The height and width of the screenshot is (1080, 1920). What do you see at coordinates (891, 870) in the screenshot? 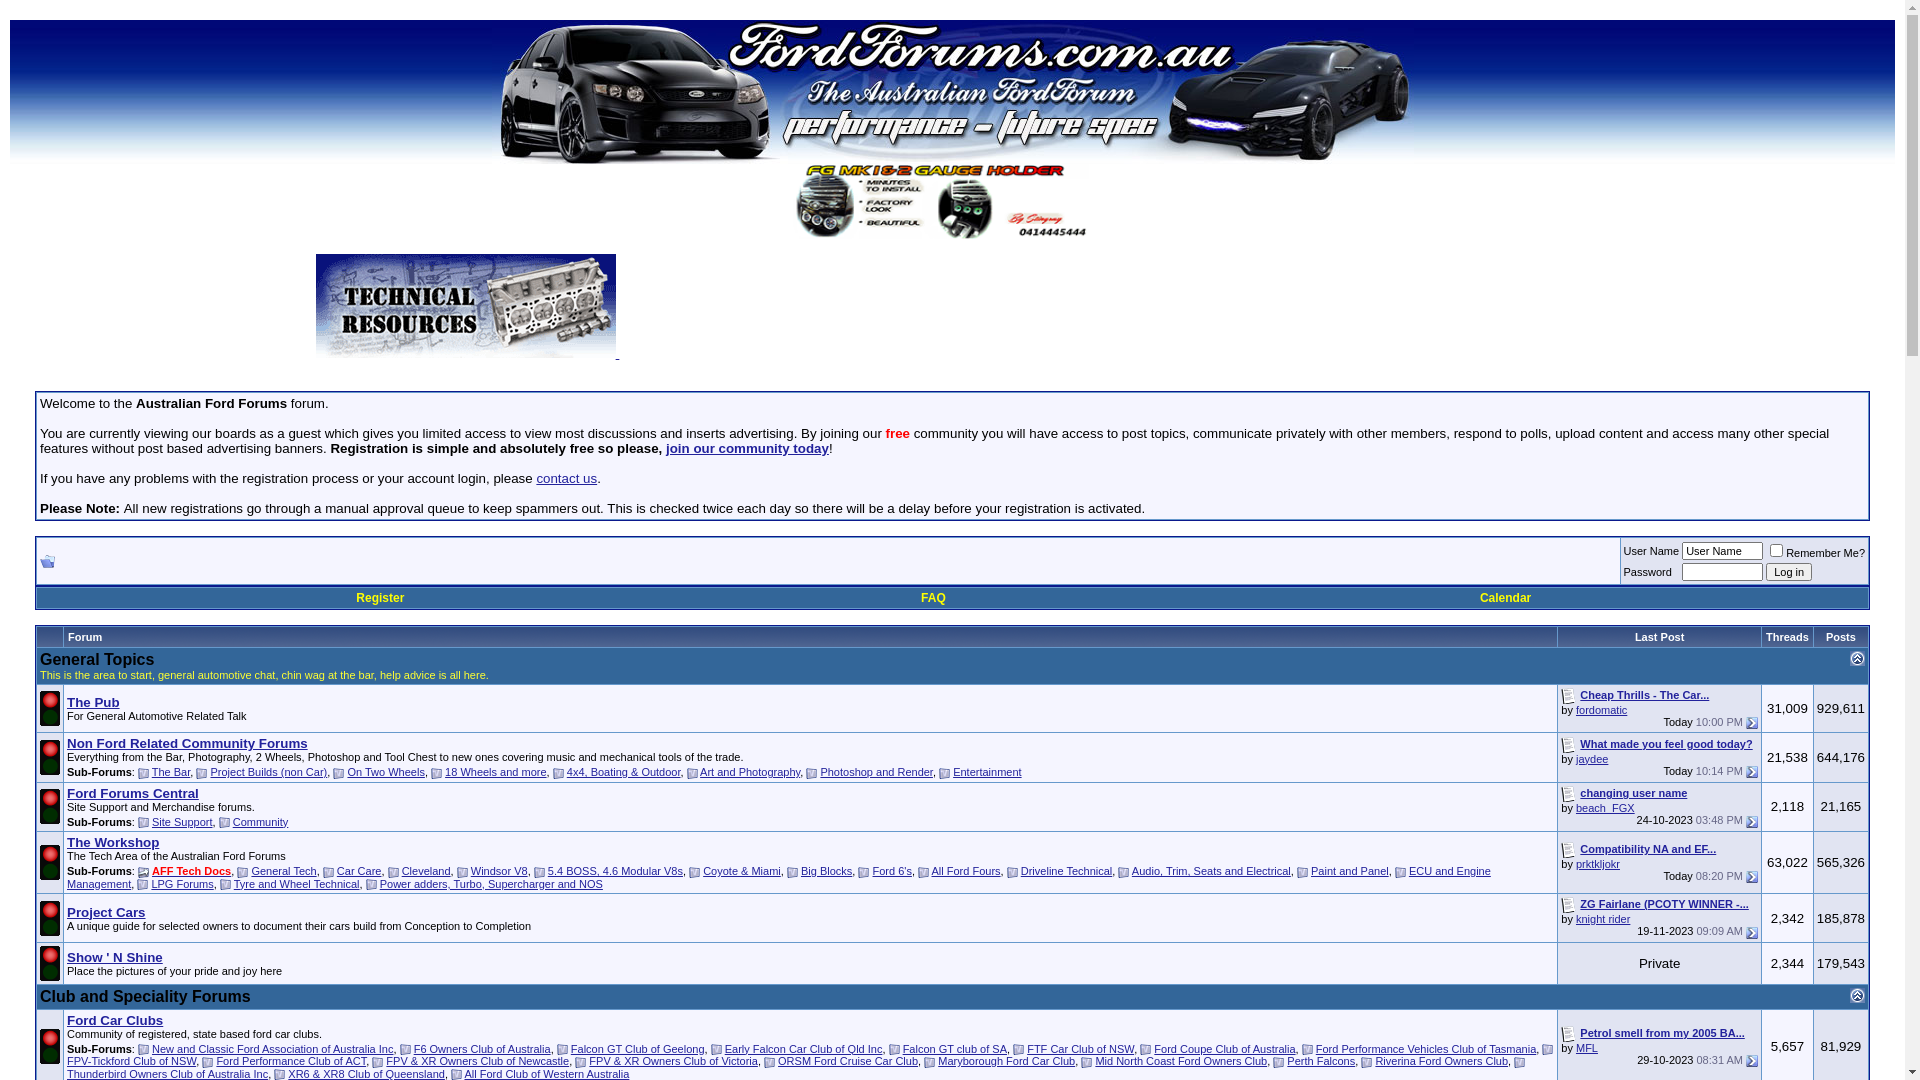
I see `'Ford 6's'` at bounding box center [891, 870].